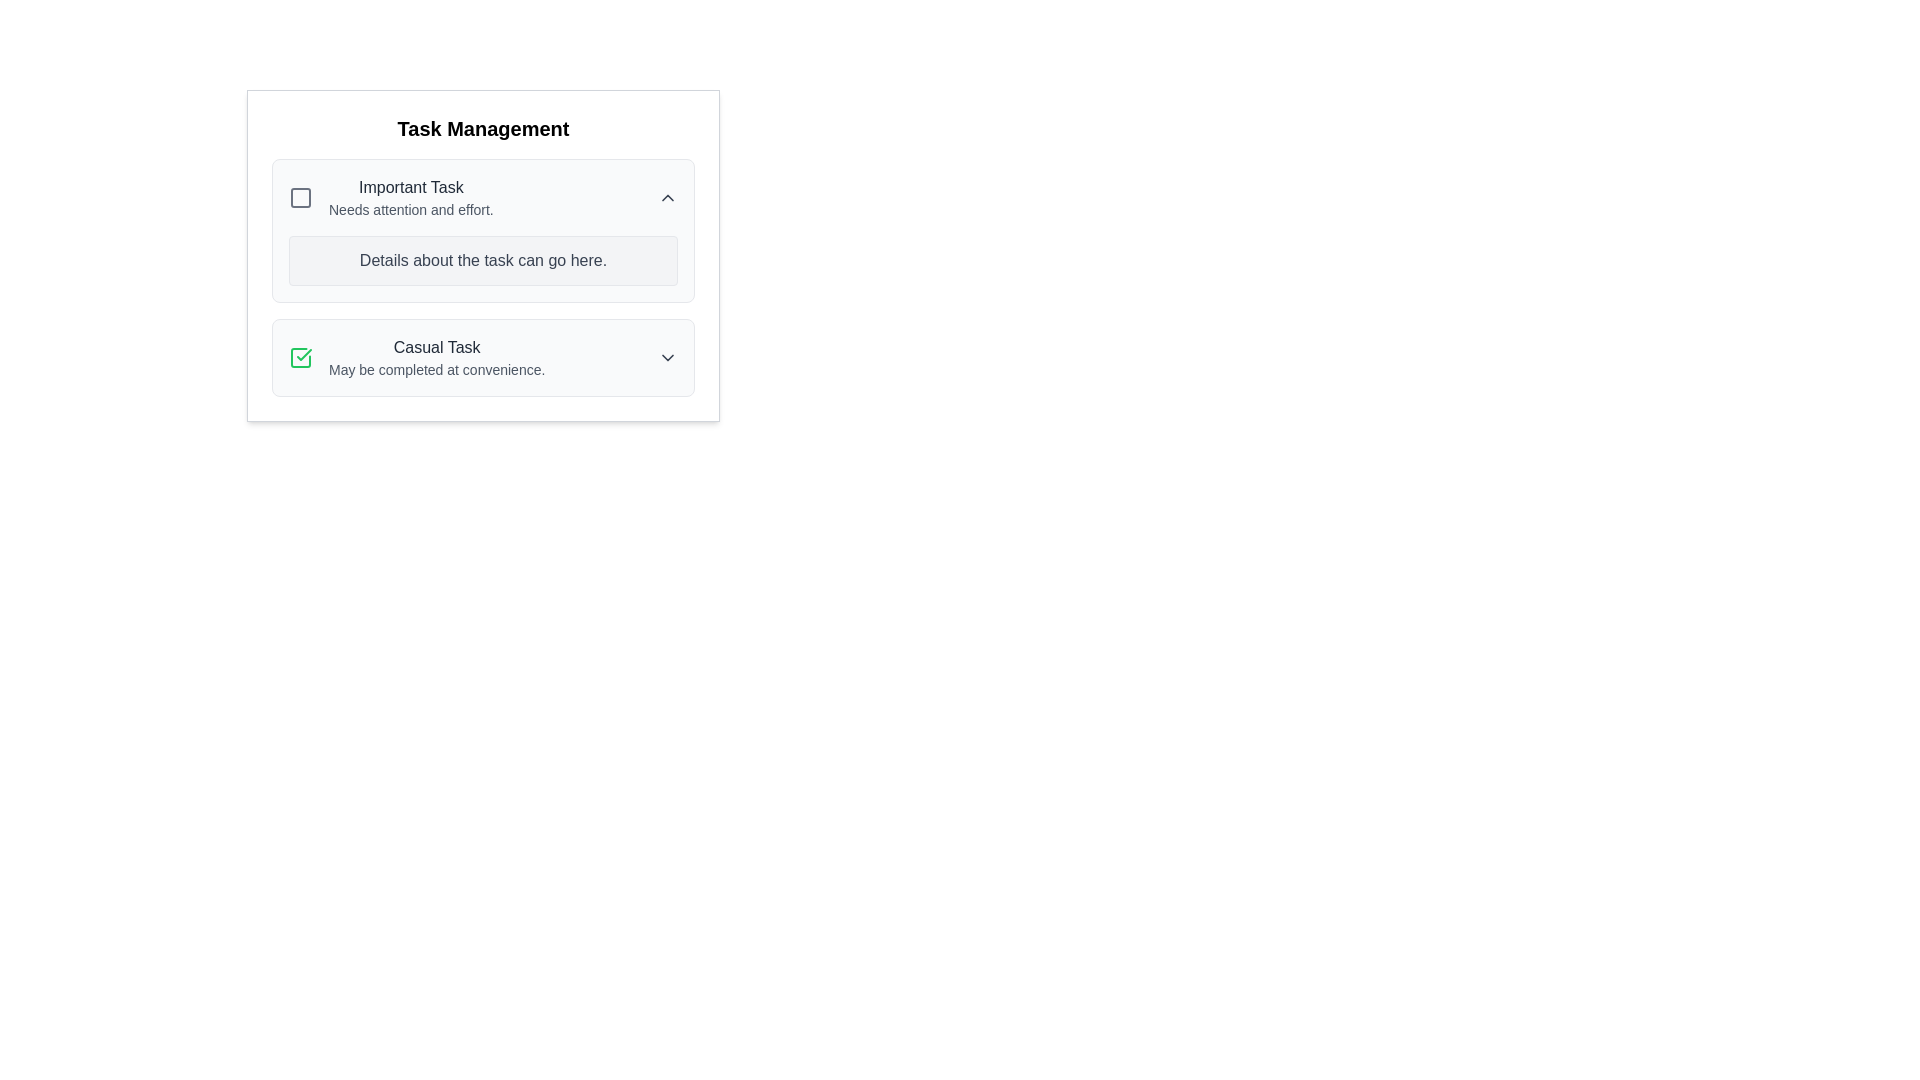  I want to click on the 'Important Task' label text element, which displays the phrase in gray on a white background, located at the top of a task card, so click(410, 188).